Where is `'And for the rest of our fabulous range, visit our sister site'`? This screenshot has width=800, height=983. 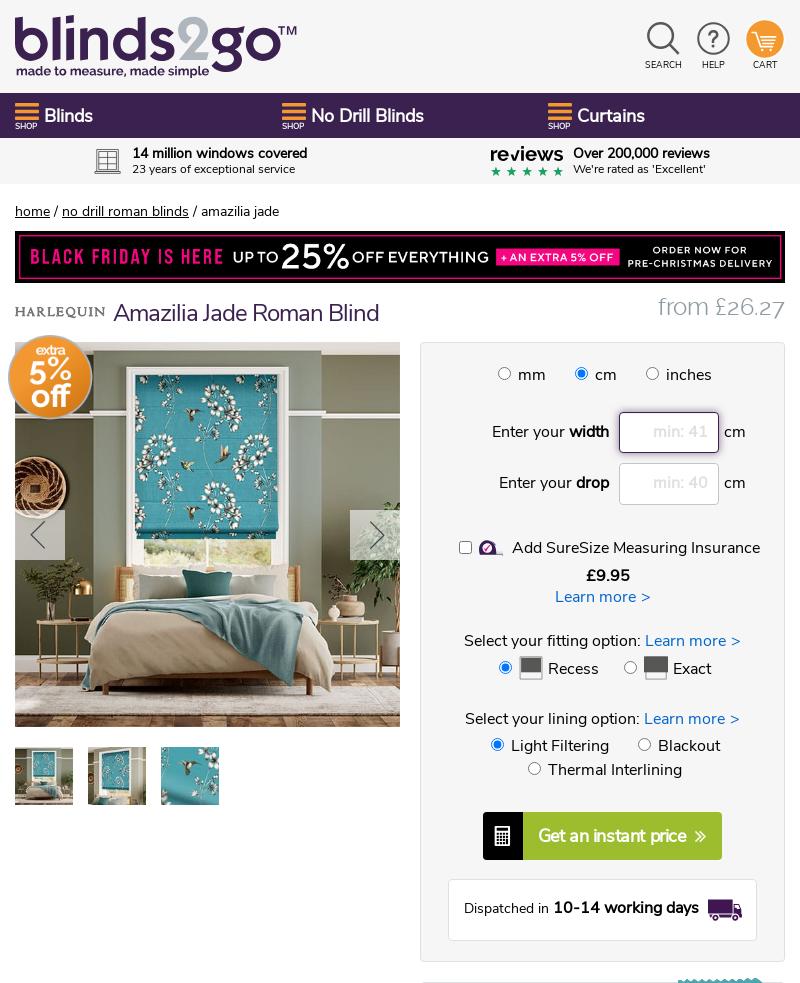 'And for the rest of our fabulous range, visit our sister site' is located at coordinates (350, 93).